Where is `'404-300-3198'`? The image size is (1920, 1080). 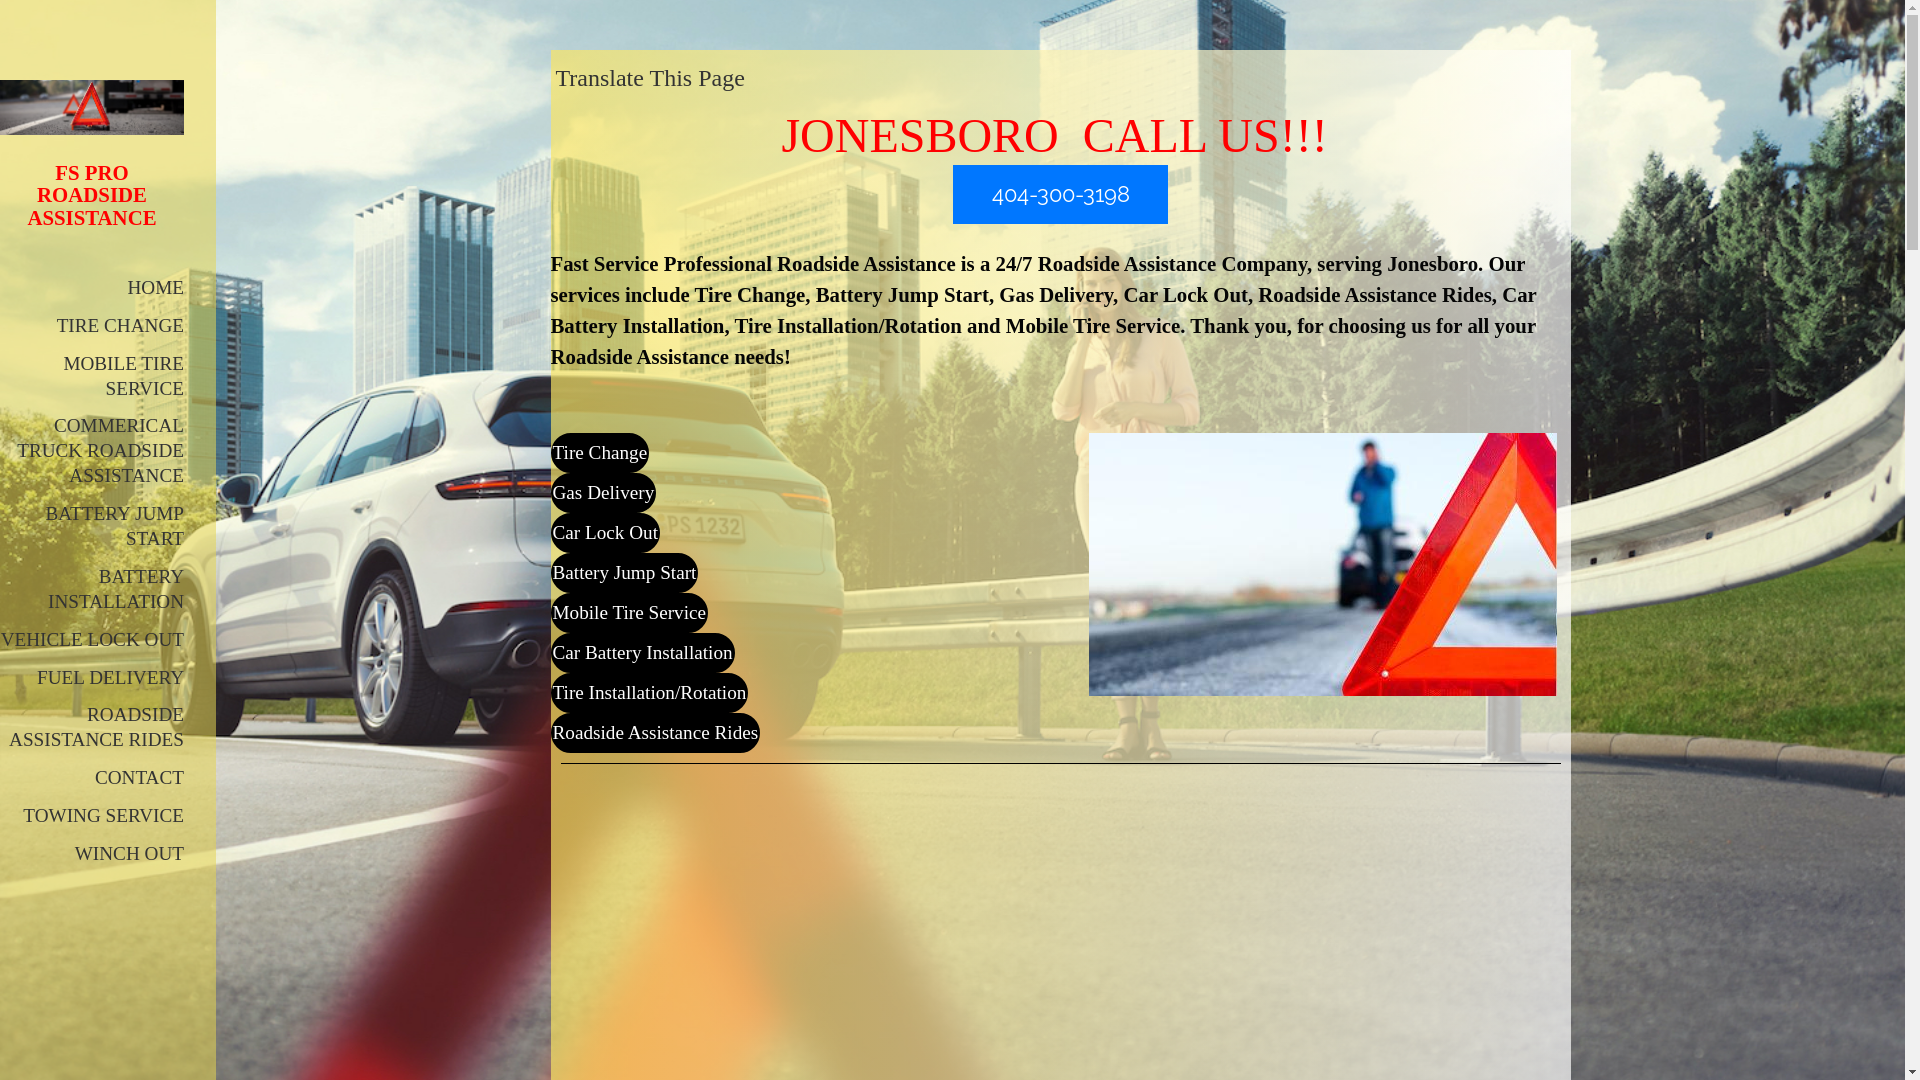
'404-300-3198' is located at coordinates (1059, 194).